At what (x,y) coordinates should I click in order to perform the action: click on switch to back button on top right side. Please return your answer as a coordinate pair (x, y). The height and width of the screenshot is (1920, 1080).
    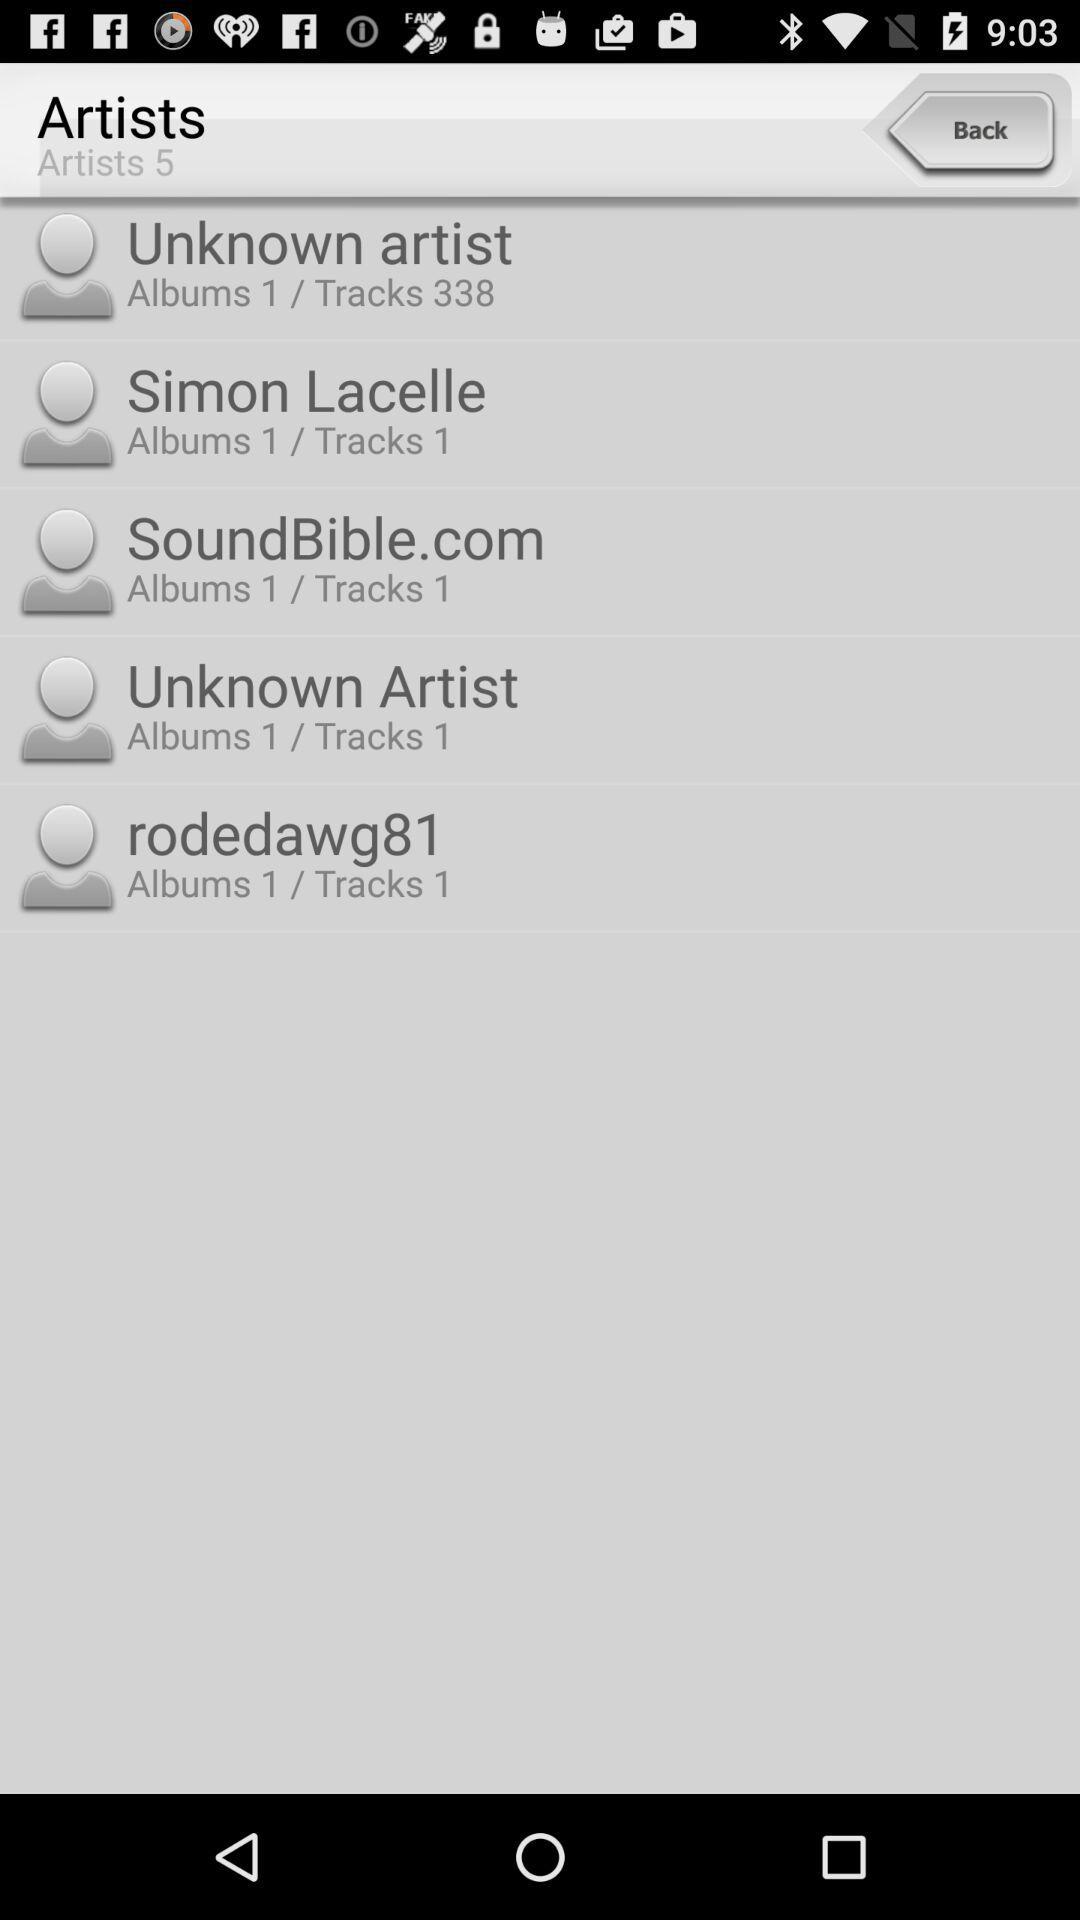
    Looking at the image, I should click on (965, 129).